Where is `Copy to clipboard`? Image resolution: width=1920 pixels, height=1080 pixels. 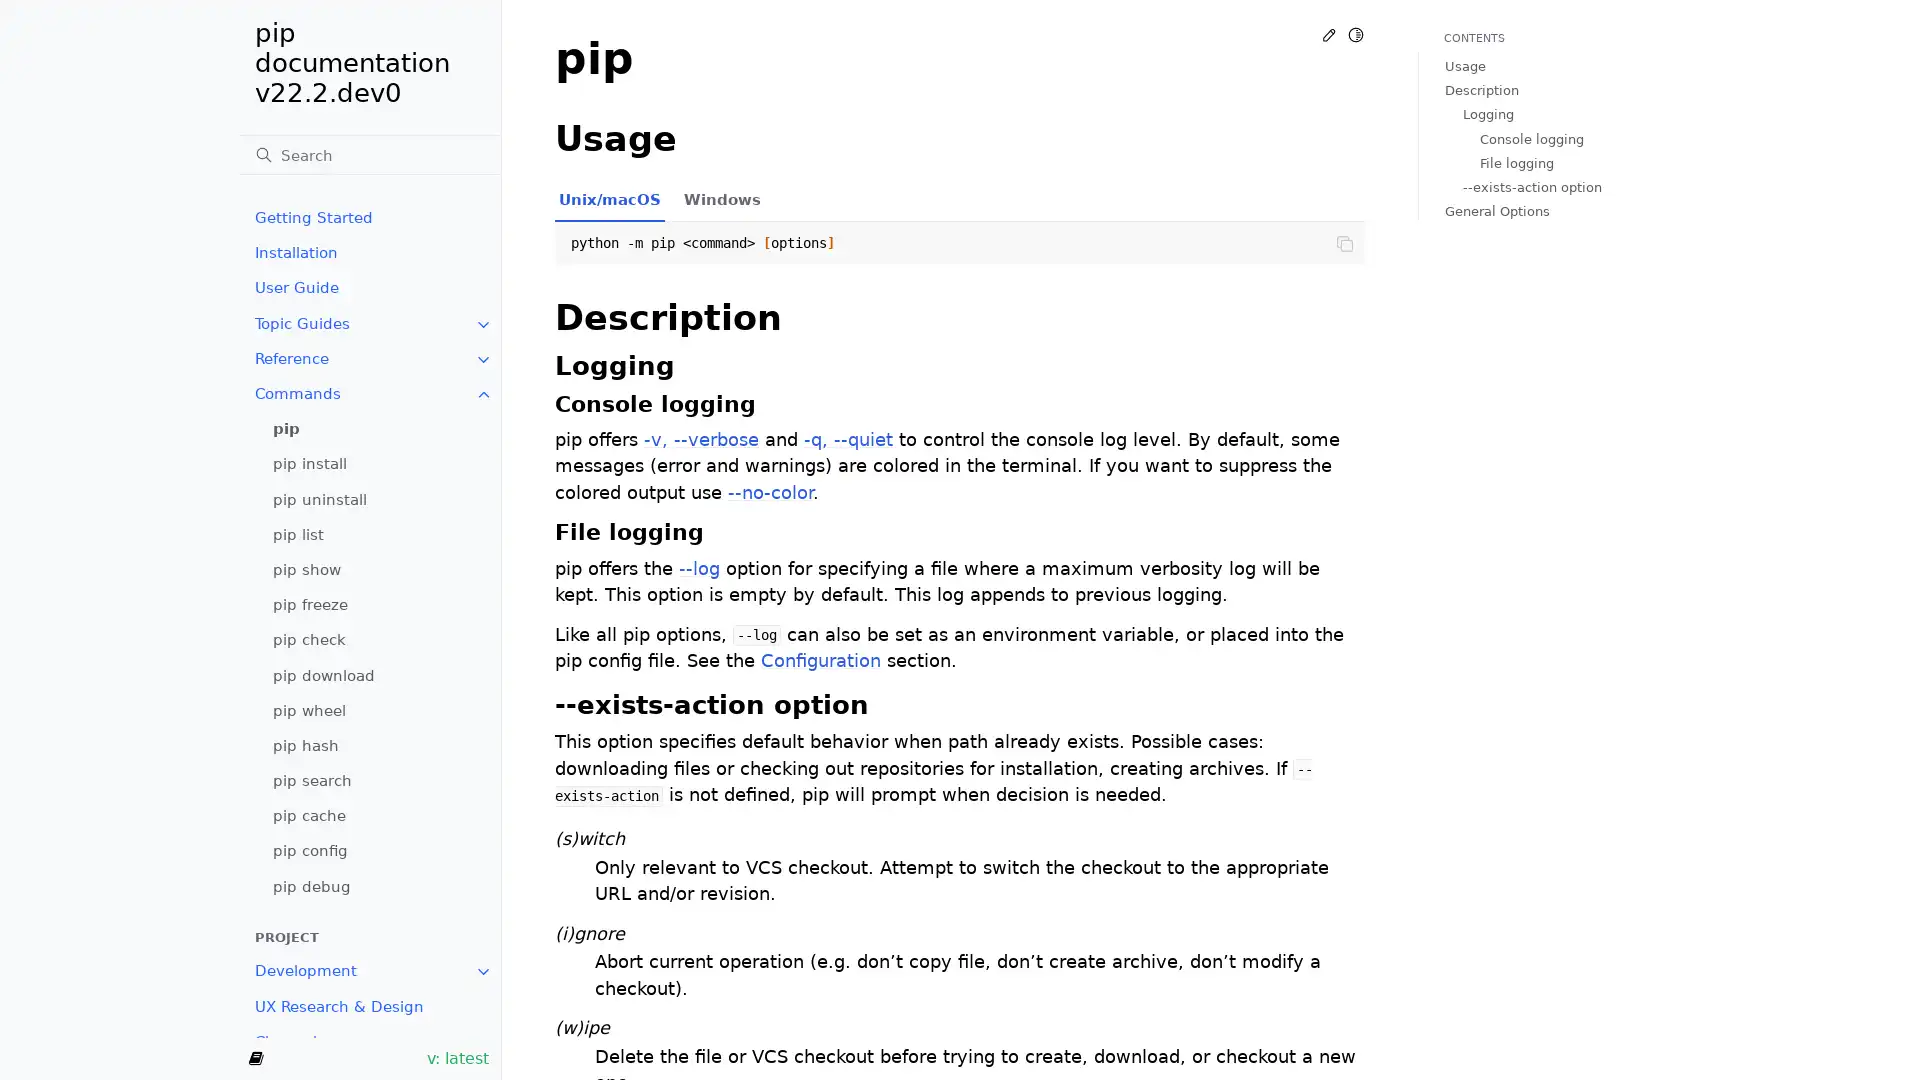
Copy to clipboard is located at coordinates (1344, 242).